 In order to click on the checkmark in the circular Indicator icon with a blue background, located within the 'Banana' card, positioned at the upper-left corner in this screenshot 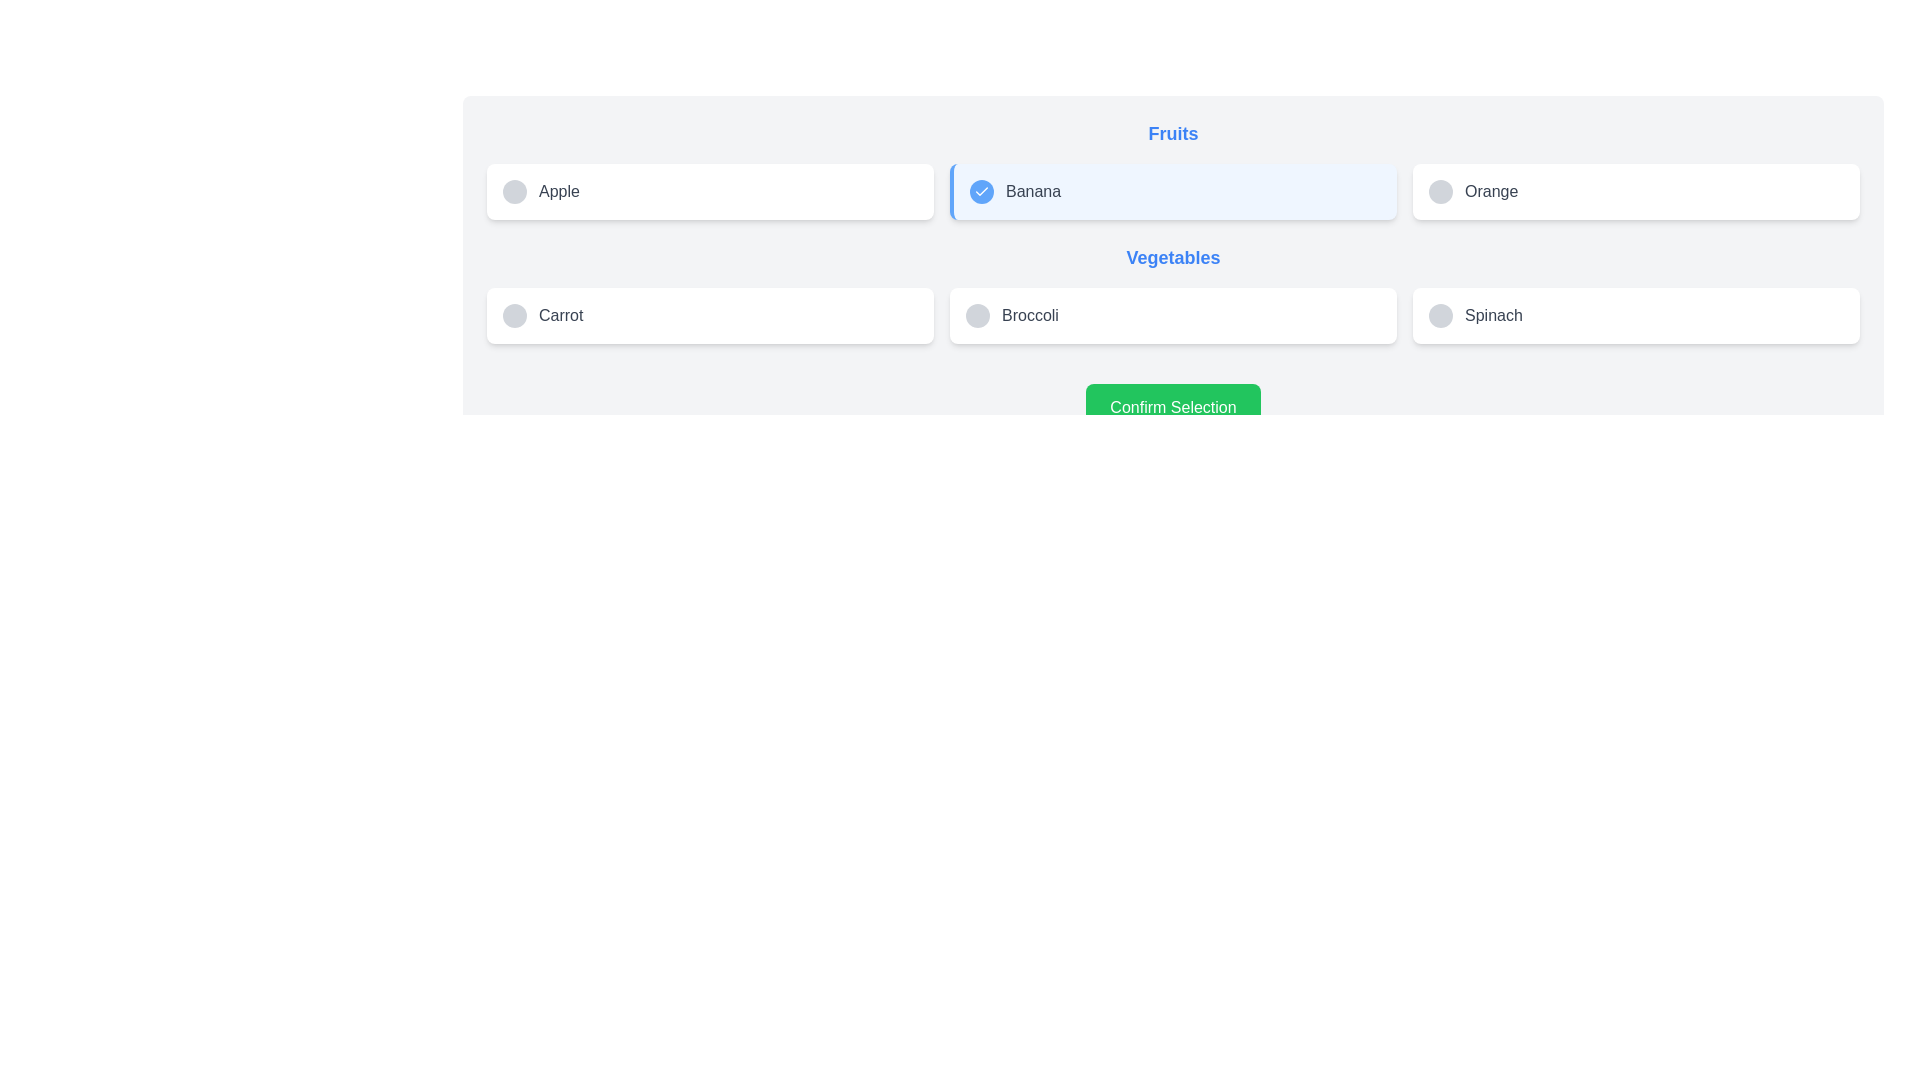, I will do `click(982, 192)`.